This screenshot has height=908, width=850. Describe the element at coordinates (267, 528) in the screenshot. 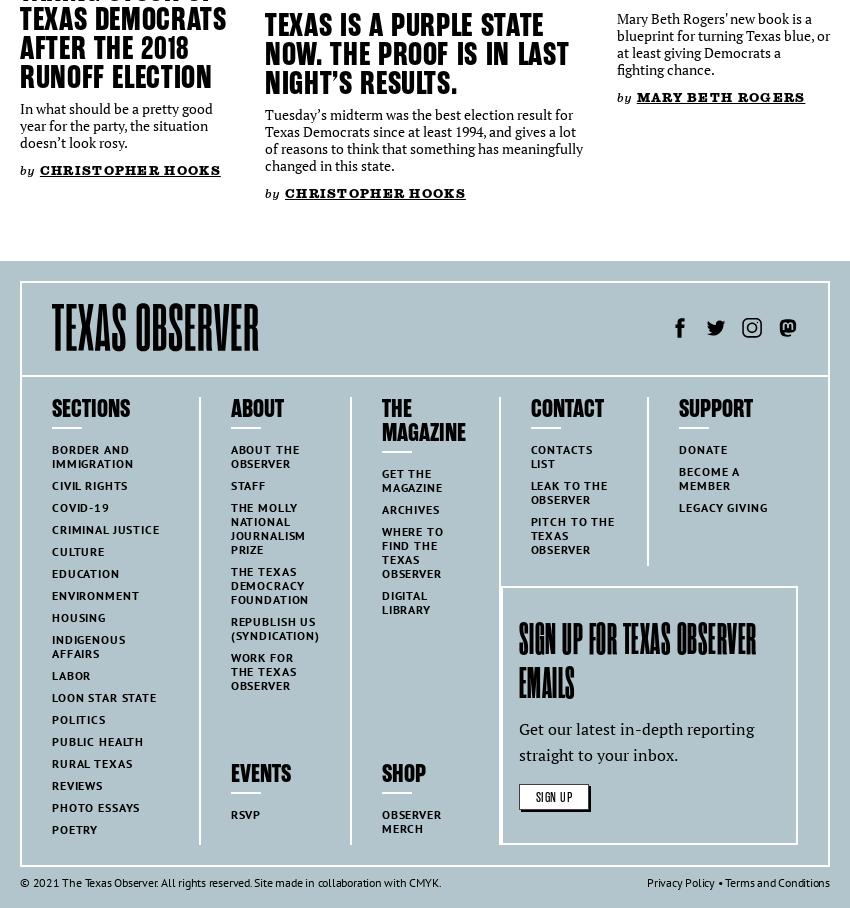

I see `'The Molly National Journalism Prize'` at that location.